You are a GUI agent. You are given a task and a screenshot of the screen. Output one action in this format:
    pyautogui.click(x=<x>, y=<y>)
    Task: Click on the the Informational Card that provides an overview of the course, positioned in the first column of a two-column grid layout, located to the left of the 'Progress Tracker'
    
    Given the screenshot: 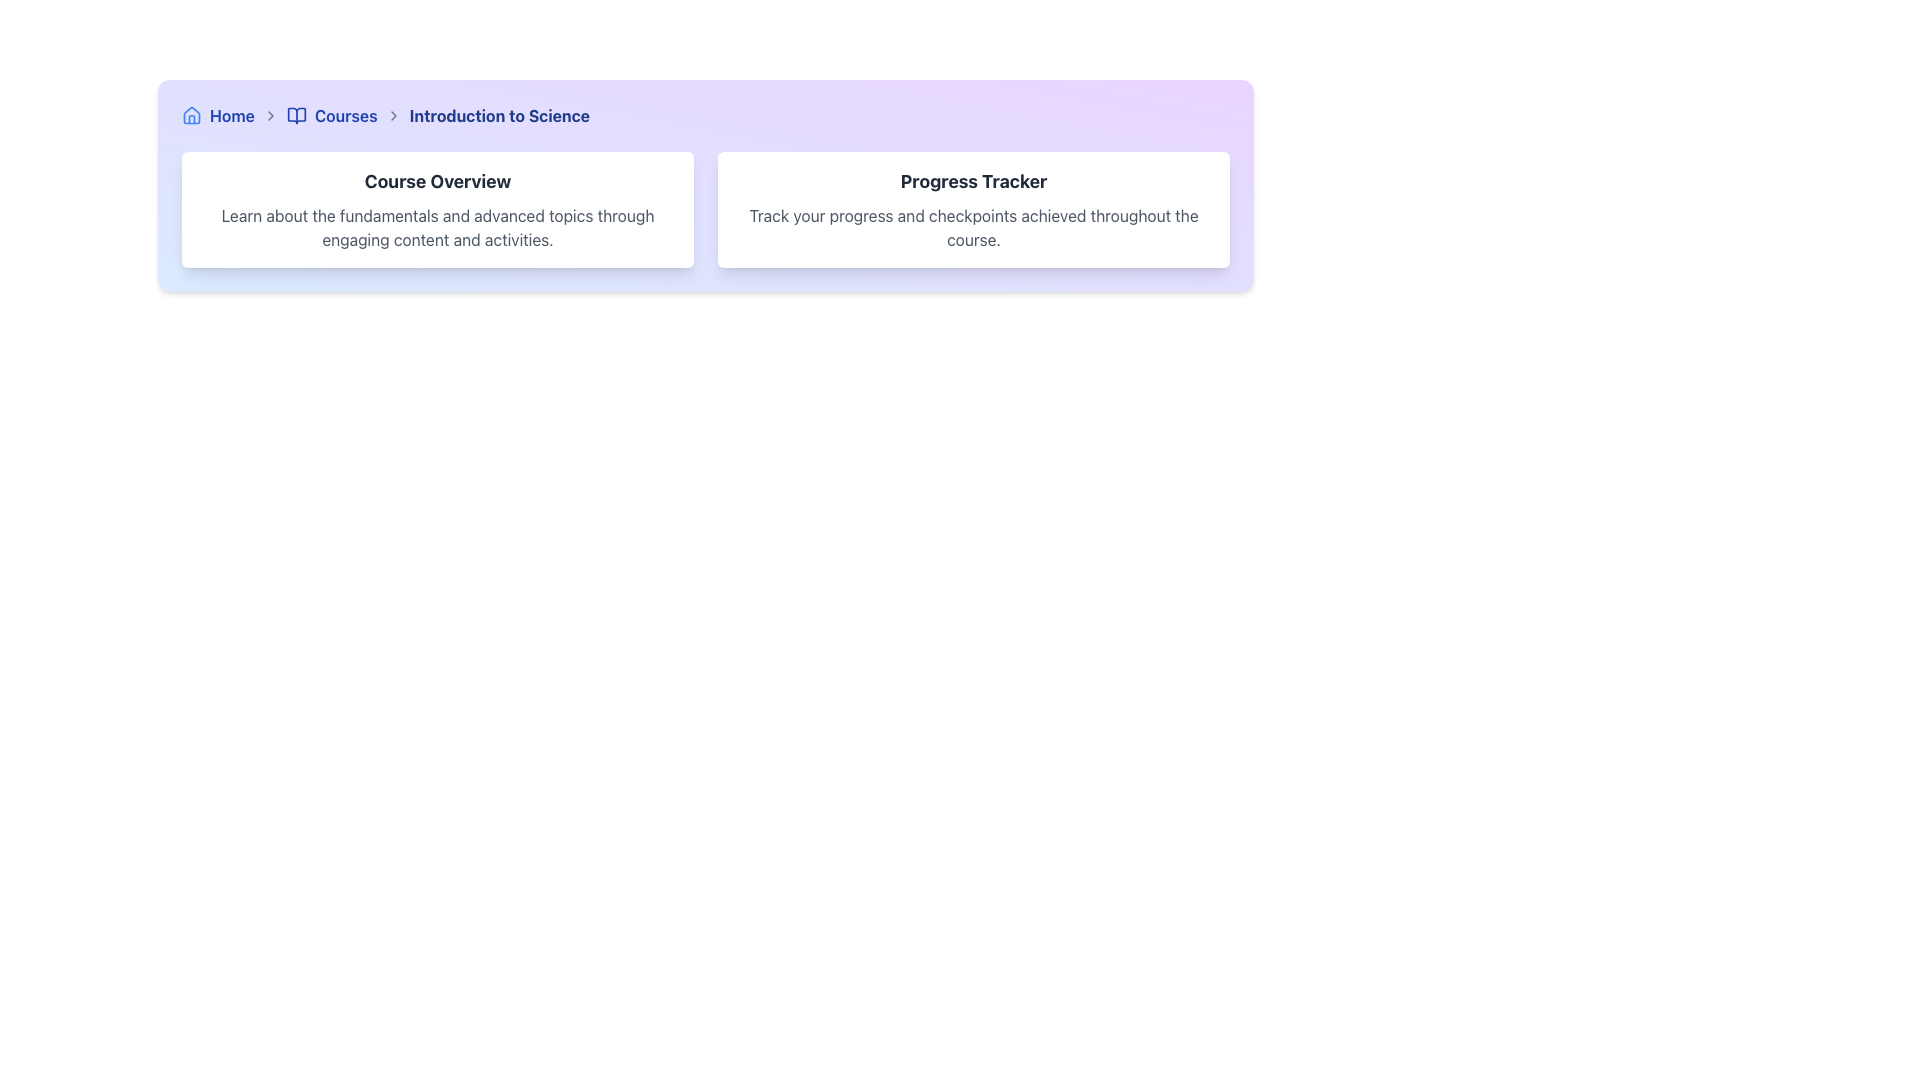 What is the action you would take?
    pyautogui.click(x=436, y=209)
    